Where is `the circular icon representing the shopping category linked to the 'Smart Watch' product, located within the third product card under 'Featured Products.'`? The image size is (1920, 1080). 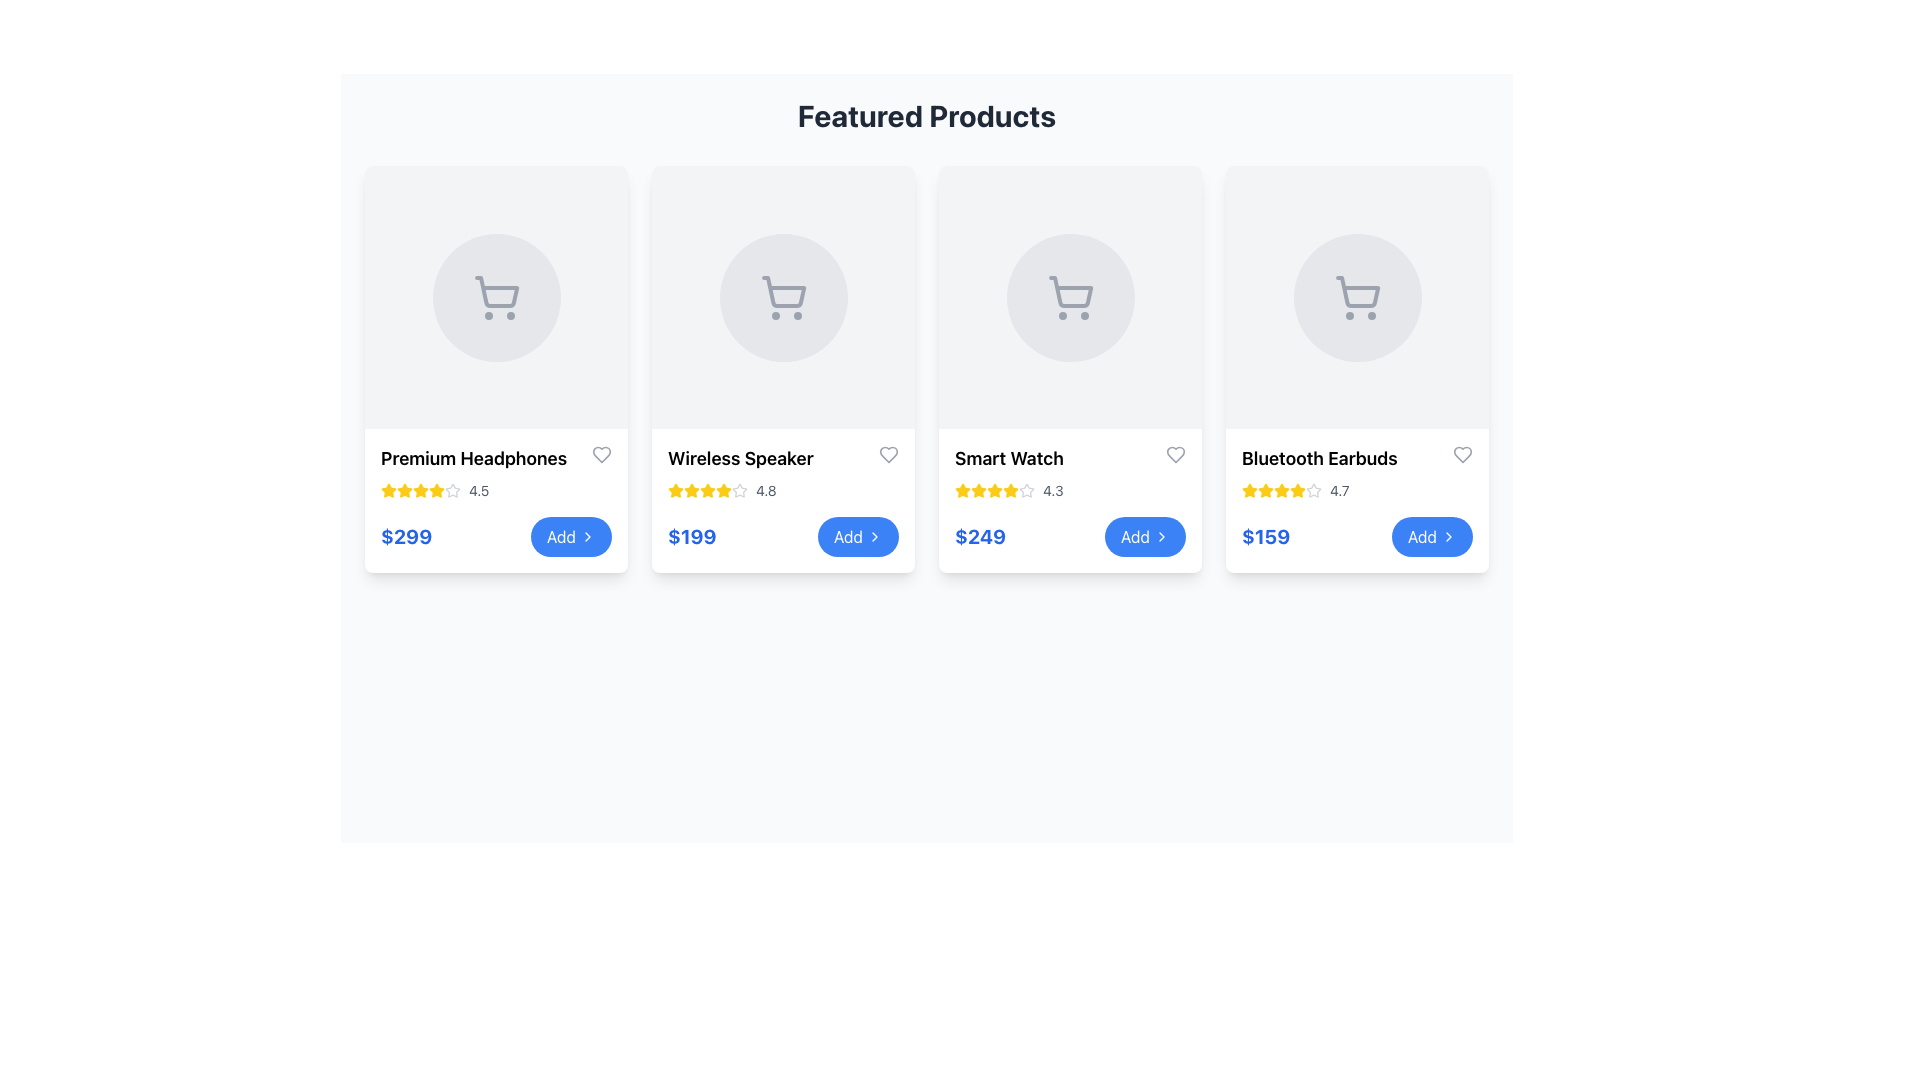
the circular icon representing the shopping category linked to the 'Smart Watch' product, located within the third product card under 'Featured Products.' is located at coordinates (1069, 297).